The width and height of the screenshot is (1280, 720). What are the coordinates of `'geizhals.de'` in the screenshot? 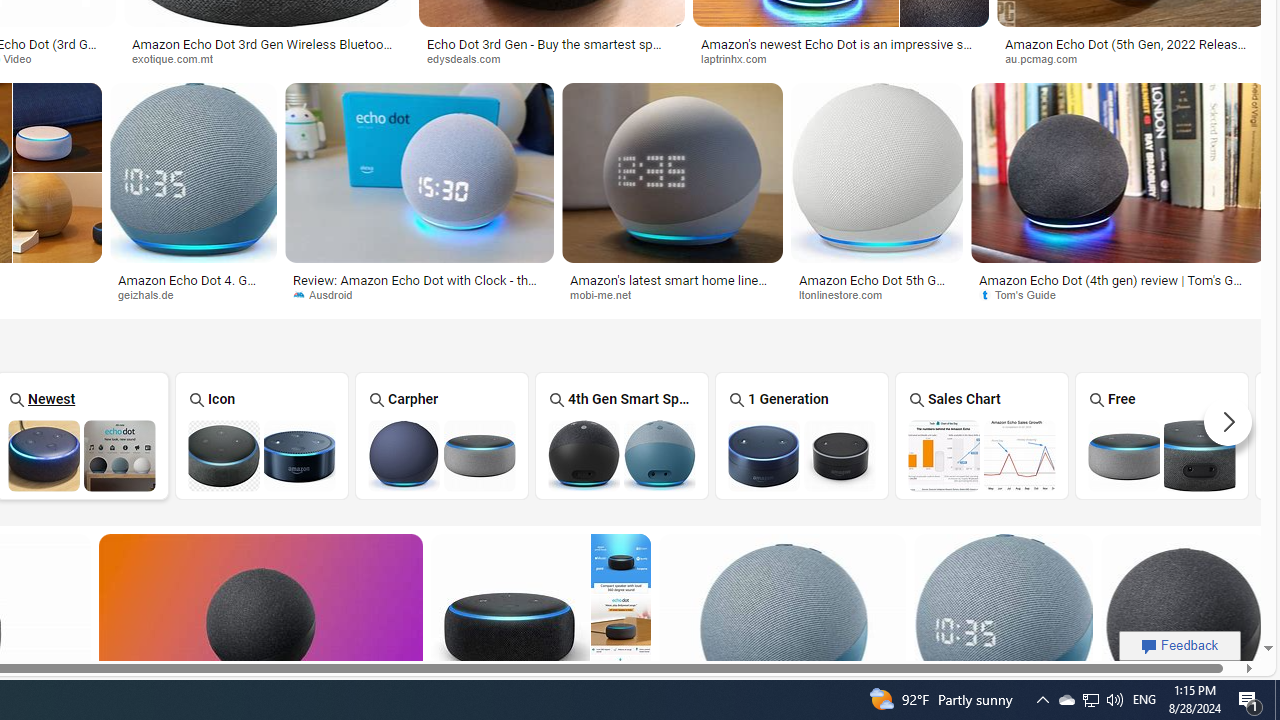 It's located at (151, 294).